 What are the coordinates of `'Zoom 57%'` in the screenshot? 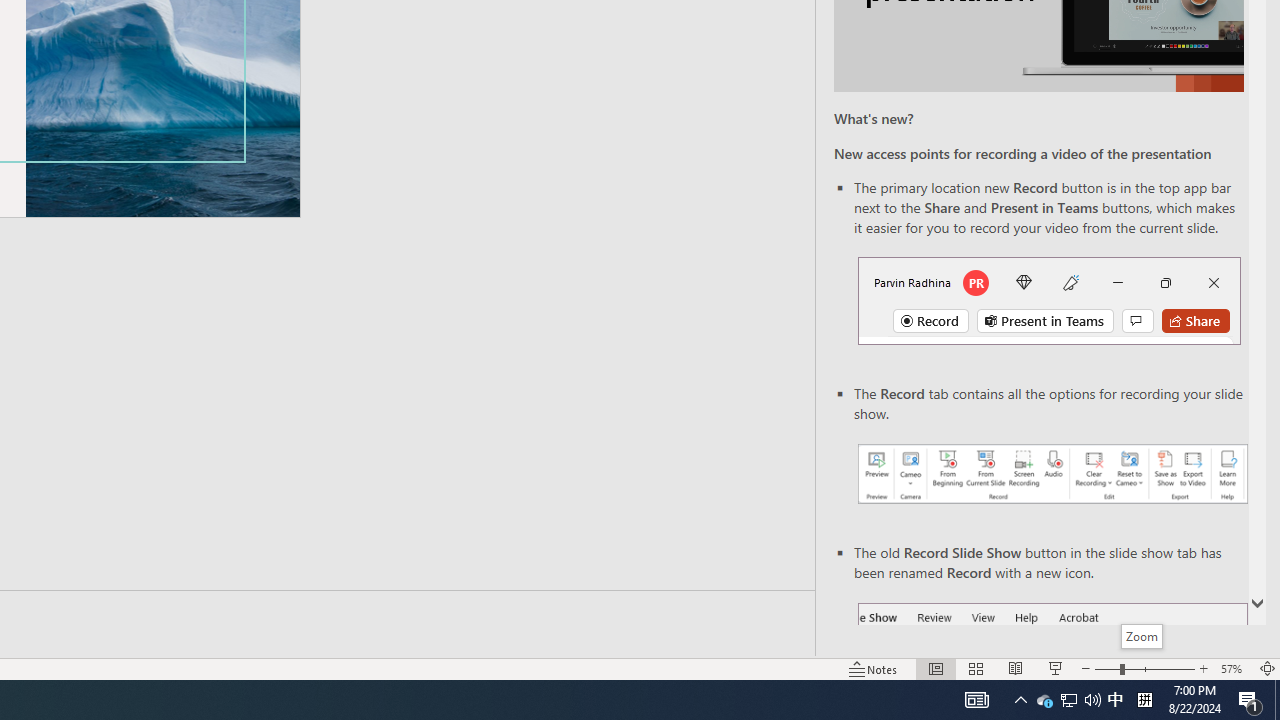 It's located at (1233, 669).